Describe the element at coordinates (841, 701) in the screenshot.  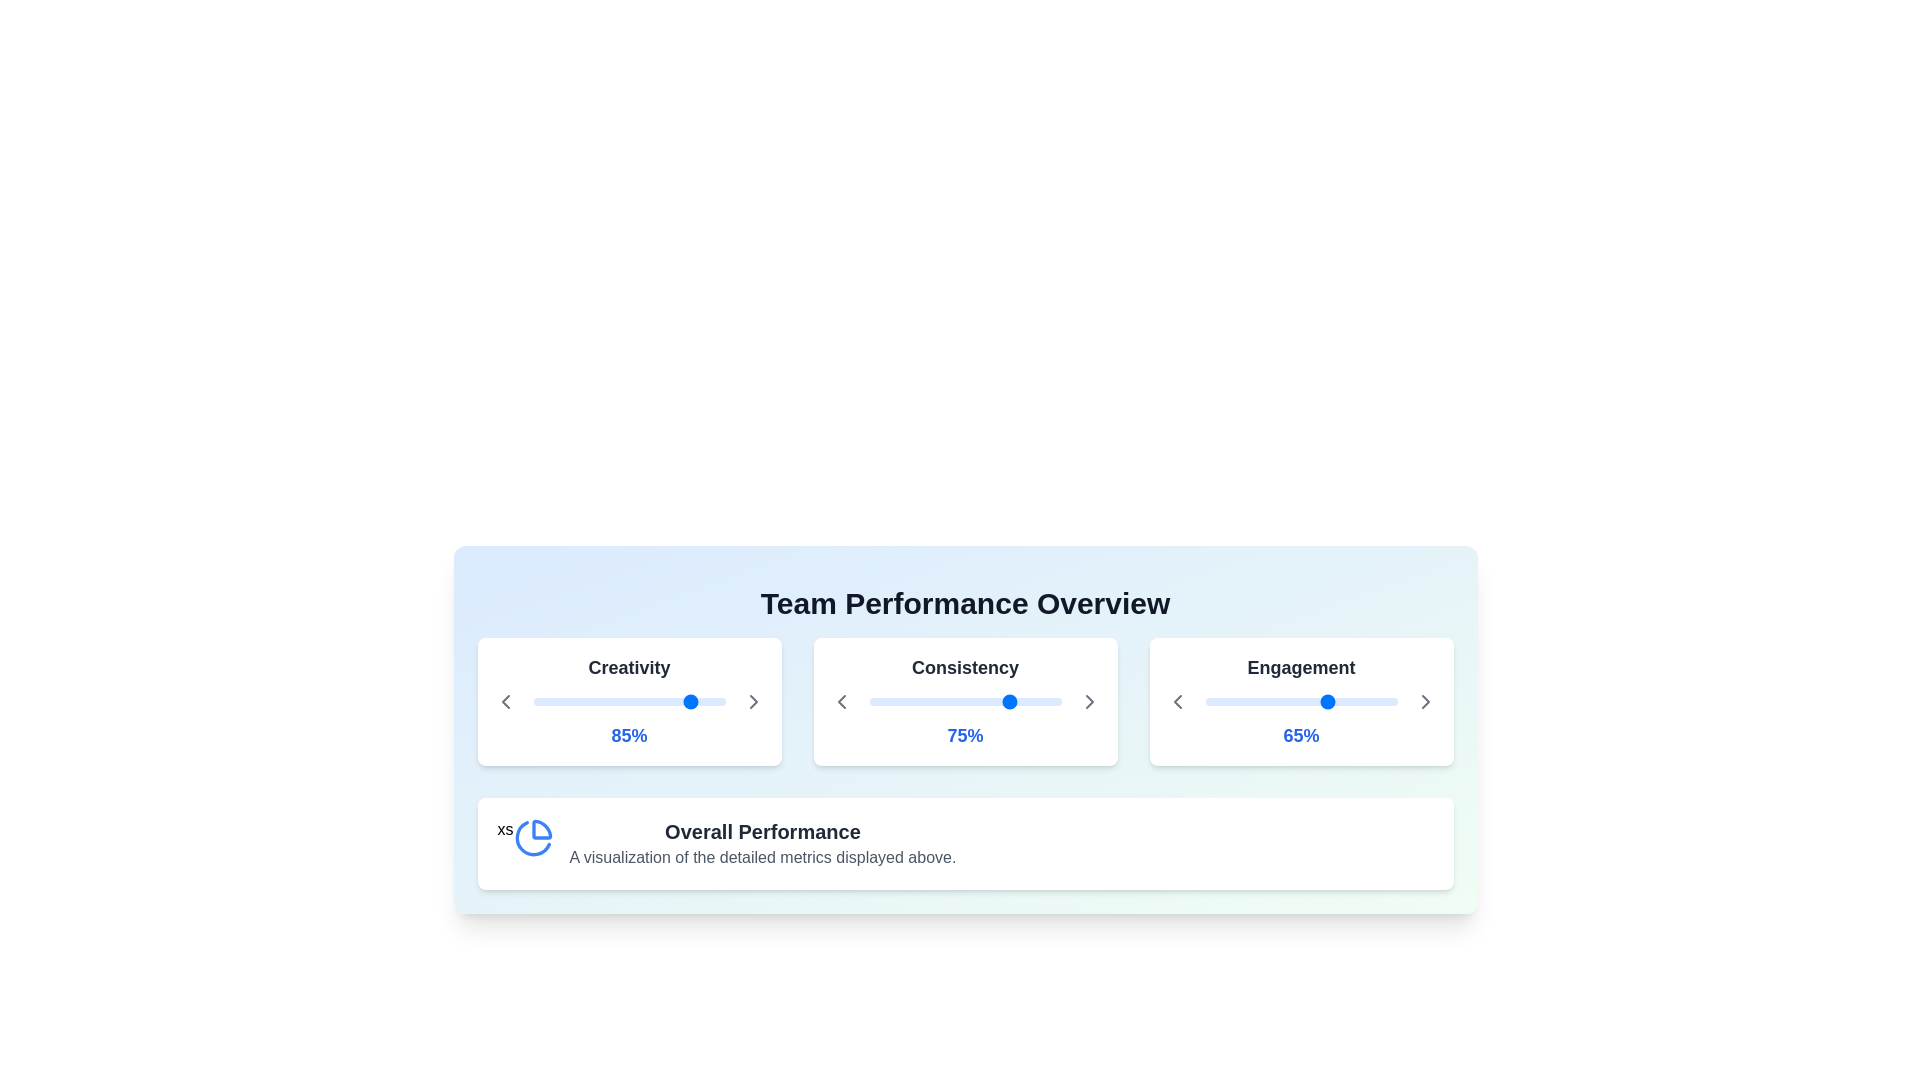
I see `the Navigation icon (left-chevron) located within the 'Consistency' scorecard under 'Team Performance Overview'` at that location.